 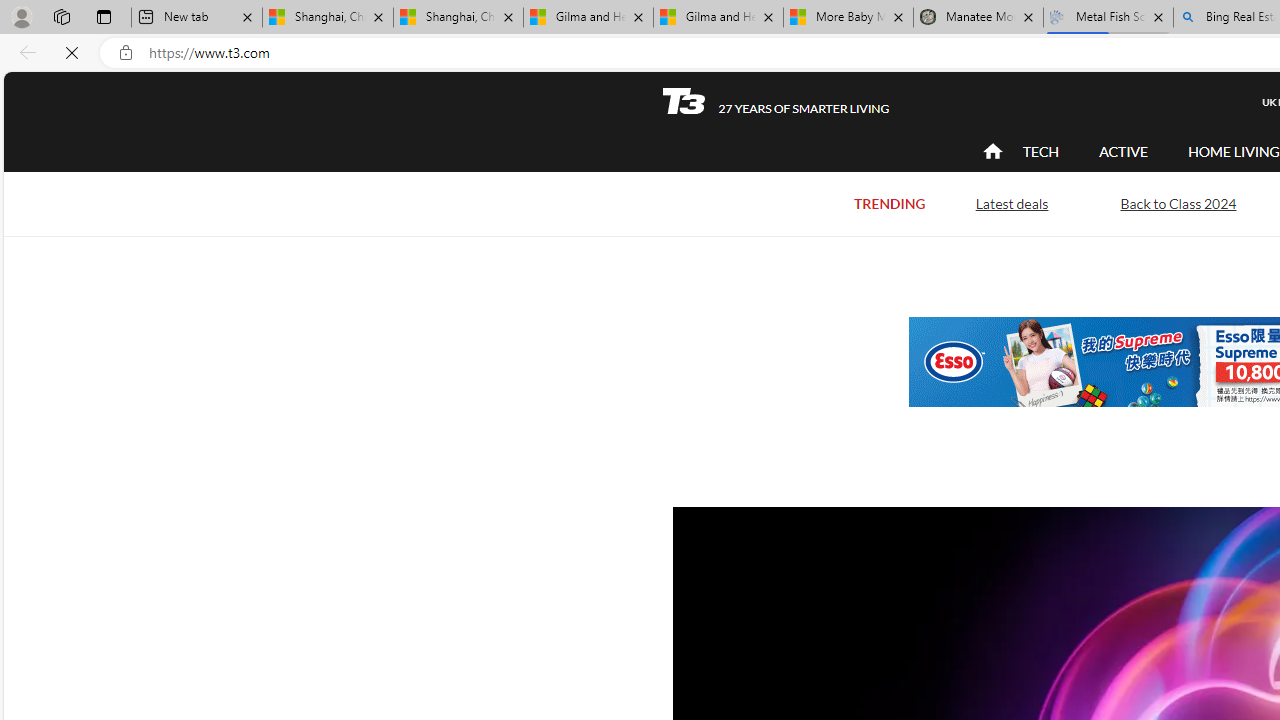 I want to click on 'Class: navigation__item', so click(x=990, y=150).